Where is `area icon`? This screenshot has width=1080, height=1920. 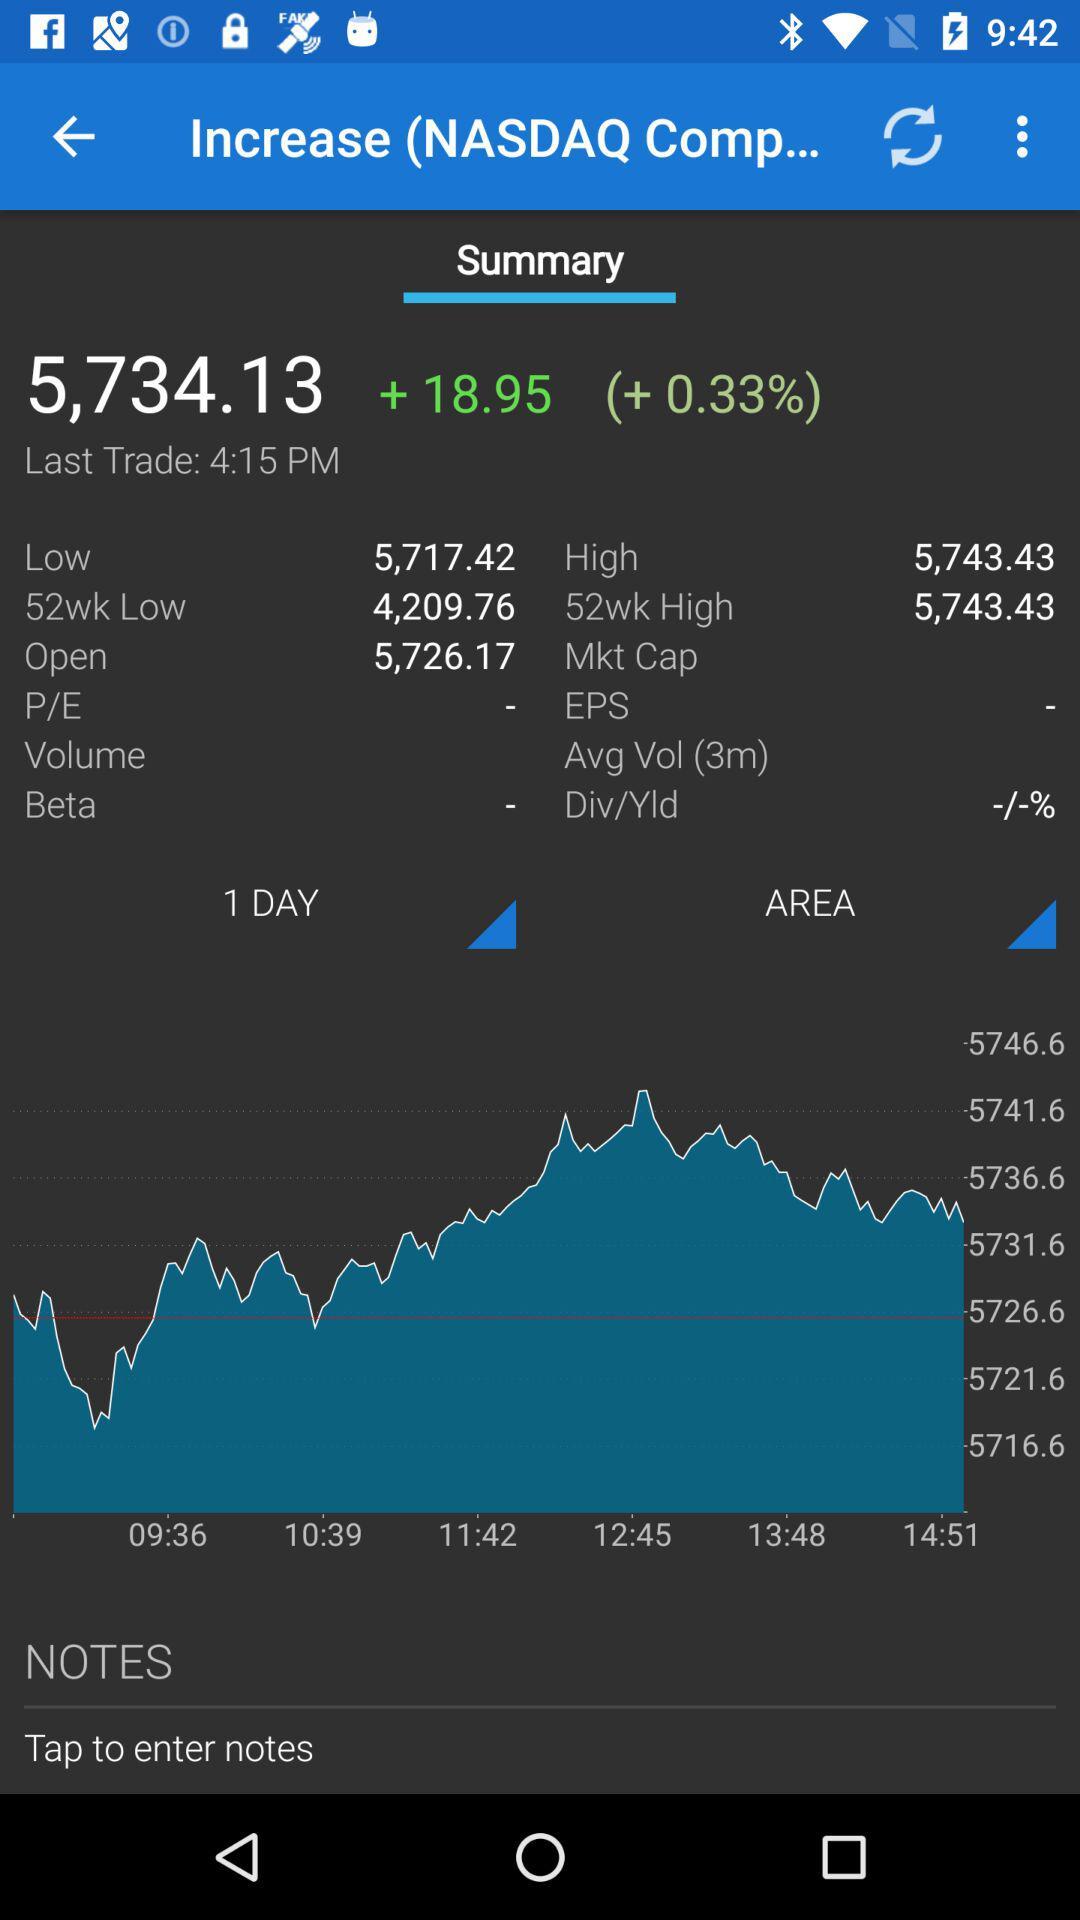 area icon is located at coordinates (810, 900).